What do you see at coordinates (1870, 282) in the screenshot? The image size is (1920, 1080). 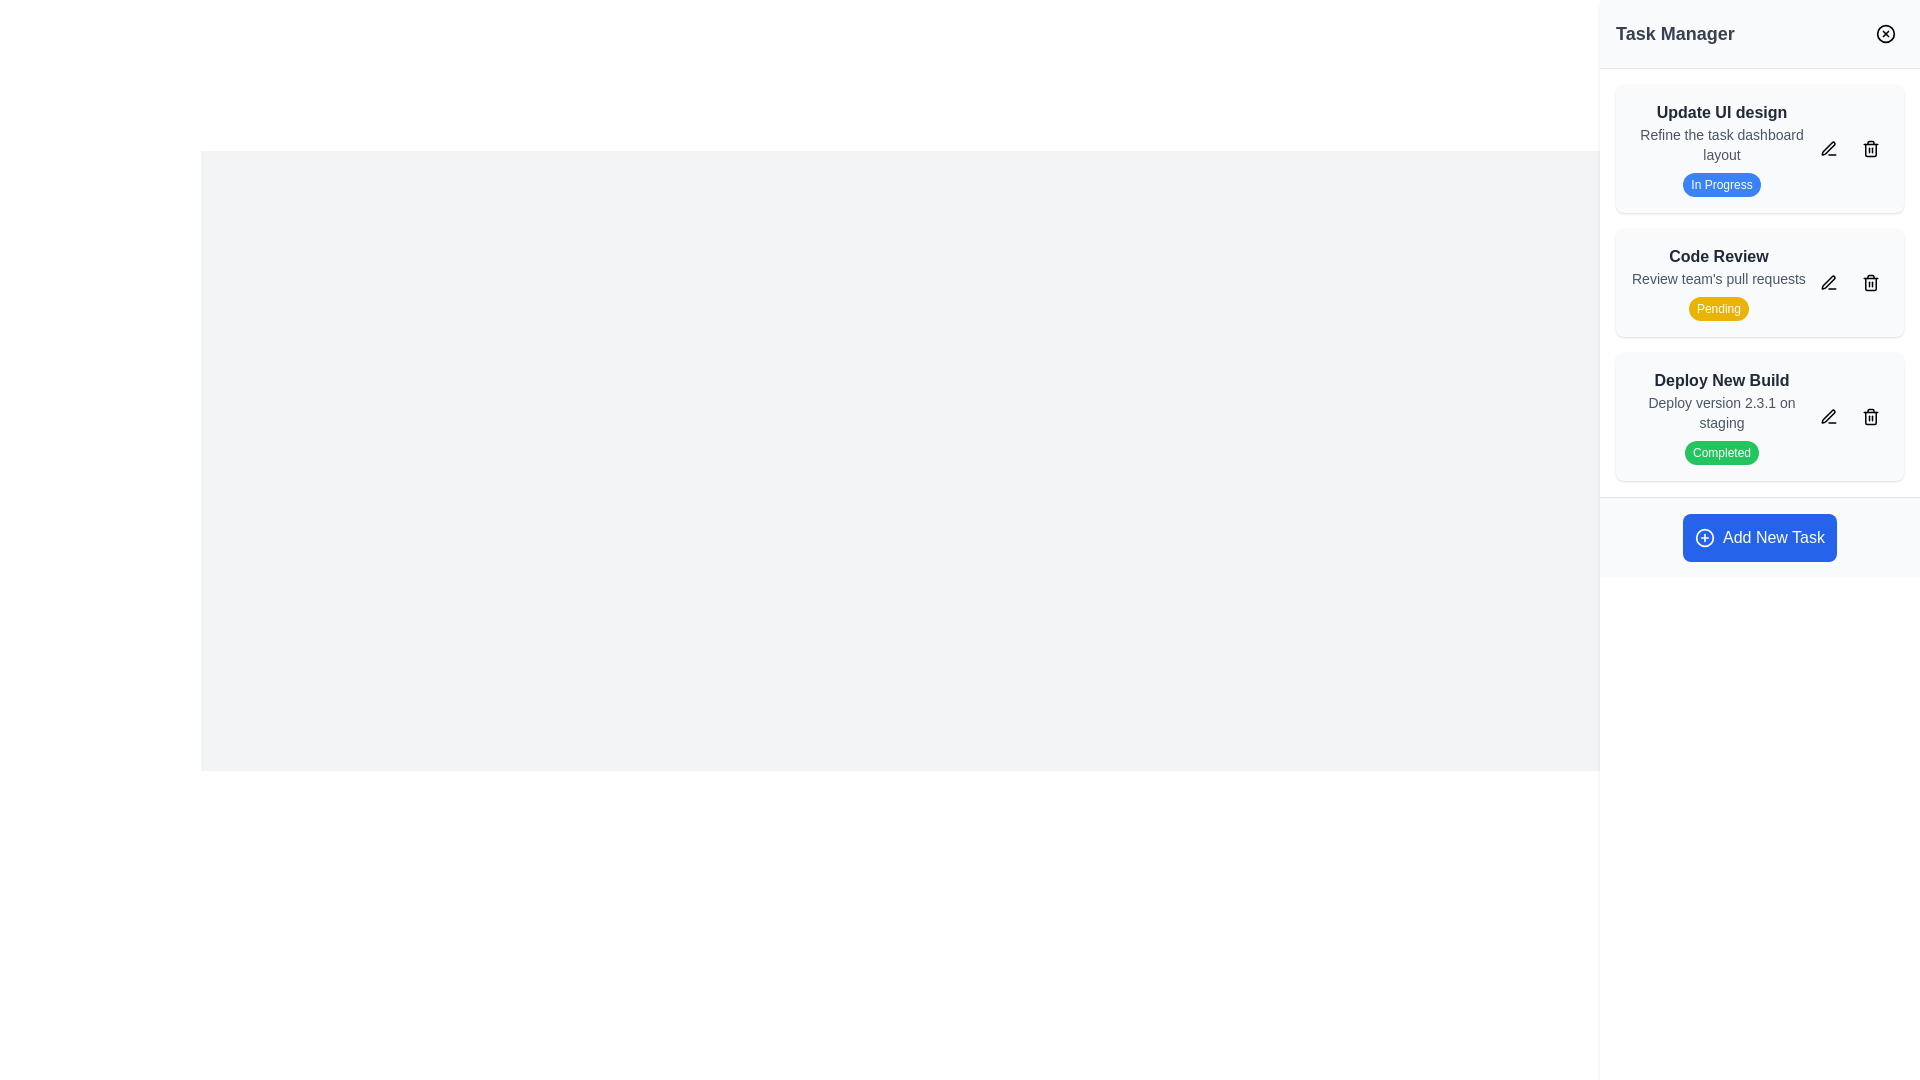 I see `the delete icon button located in the far-right of the 'Code Review' row` at bounding box center [1870, 282].